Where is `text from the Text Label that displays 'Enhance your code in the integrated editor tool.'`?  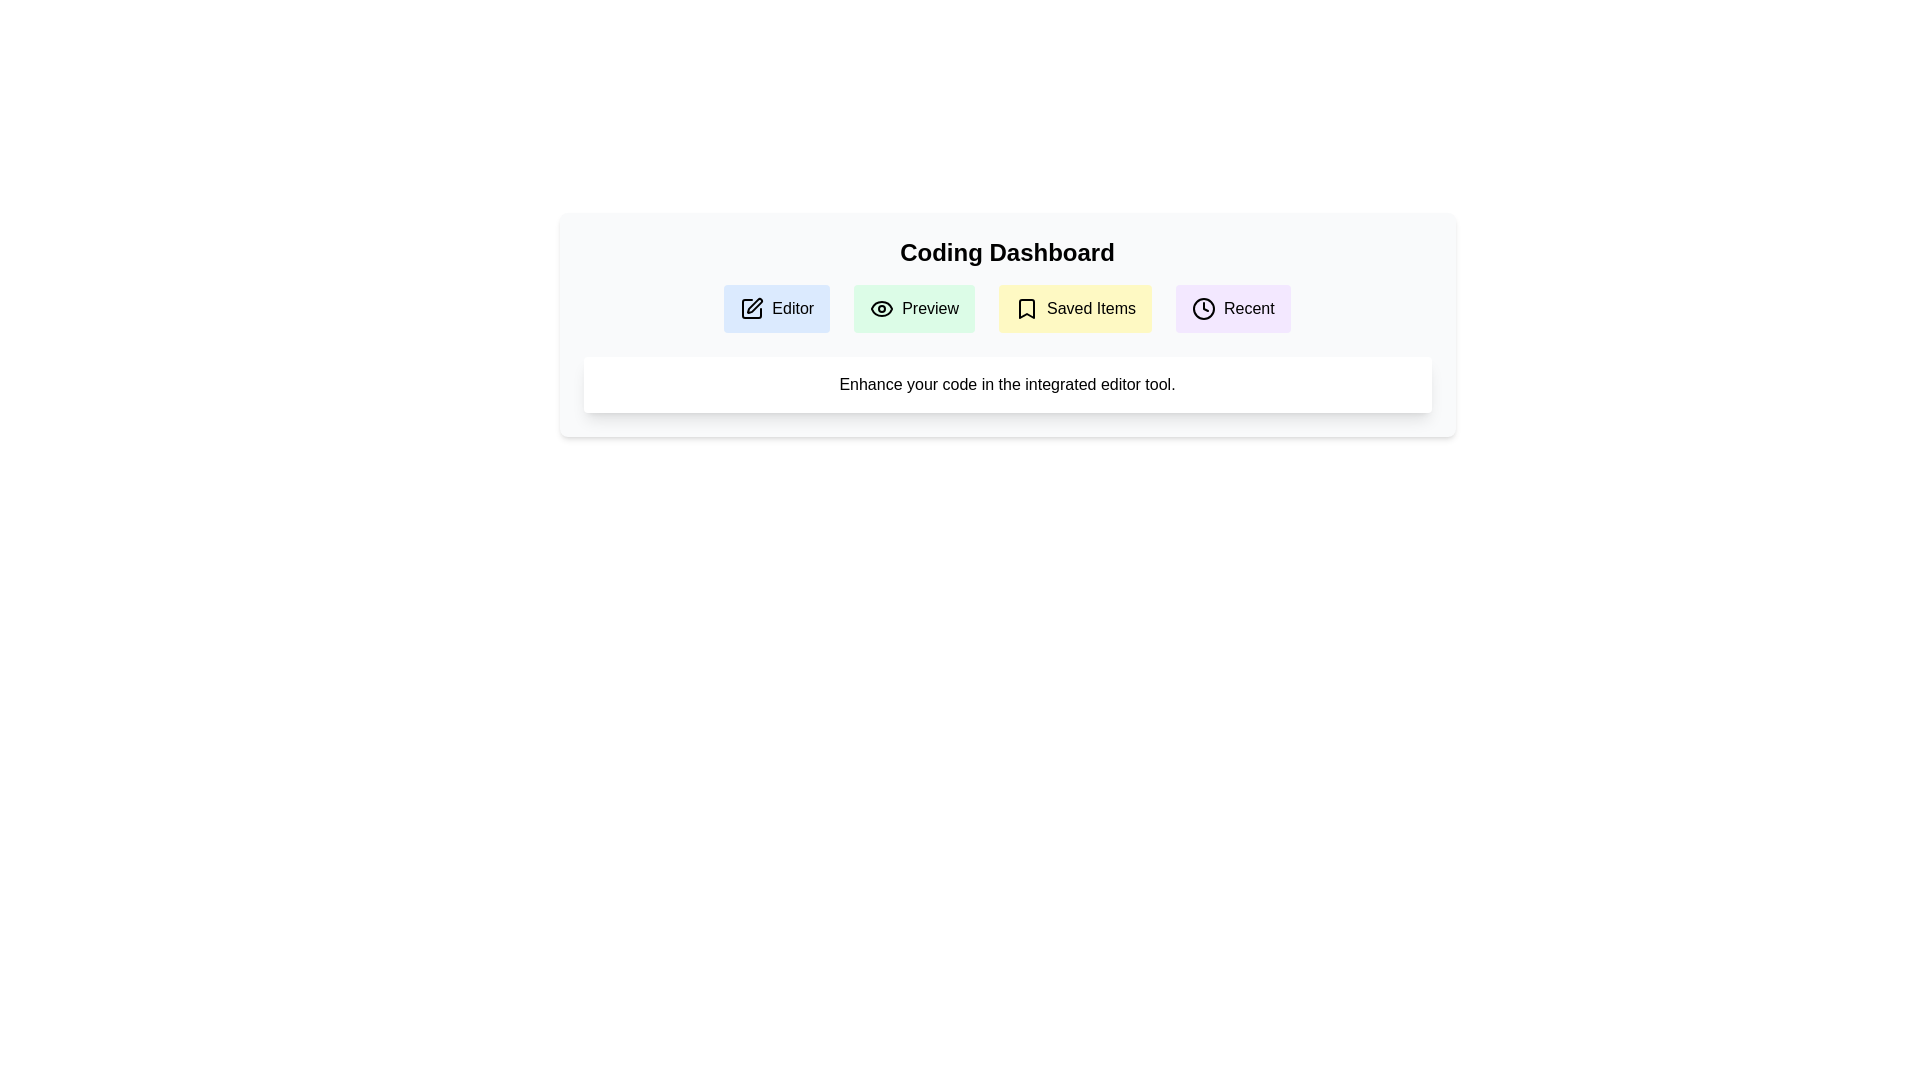 text from the Text Label that displays 'Enhance your code in the integrated editor tool.' is located at coordinates (1007, 385).